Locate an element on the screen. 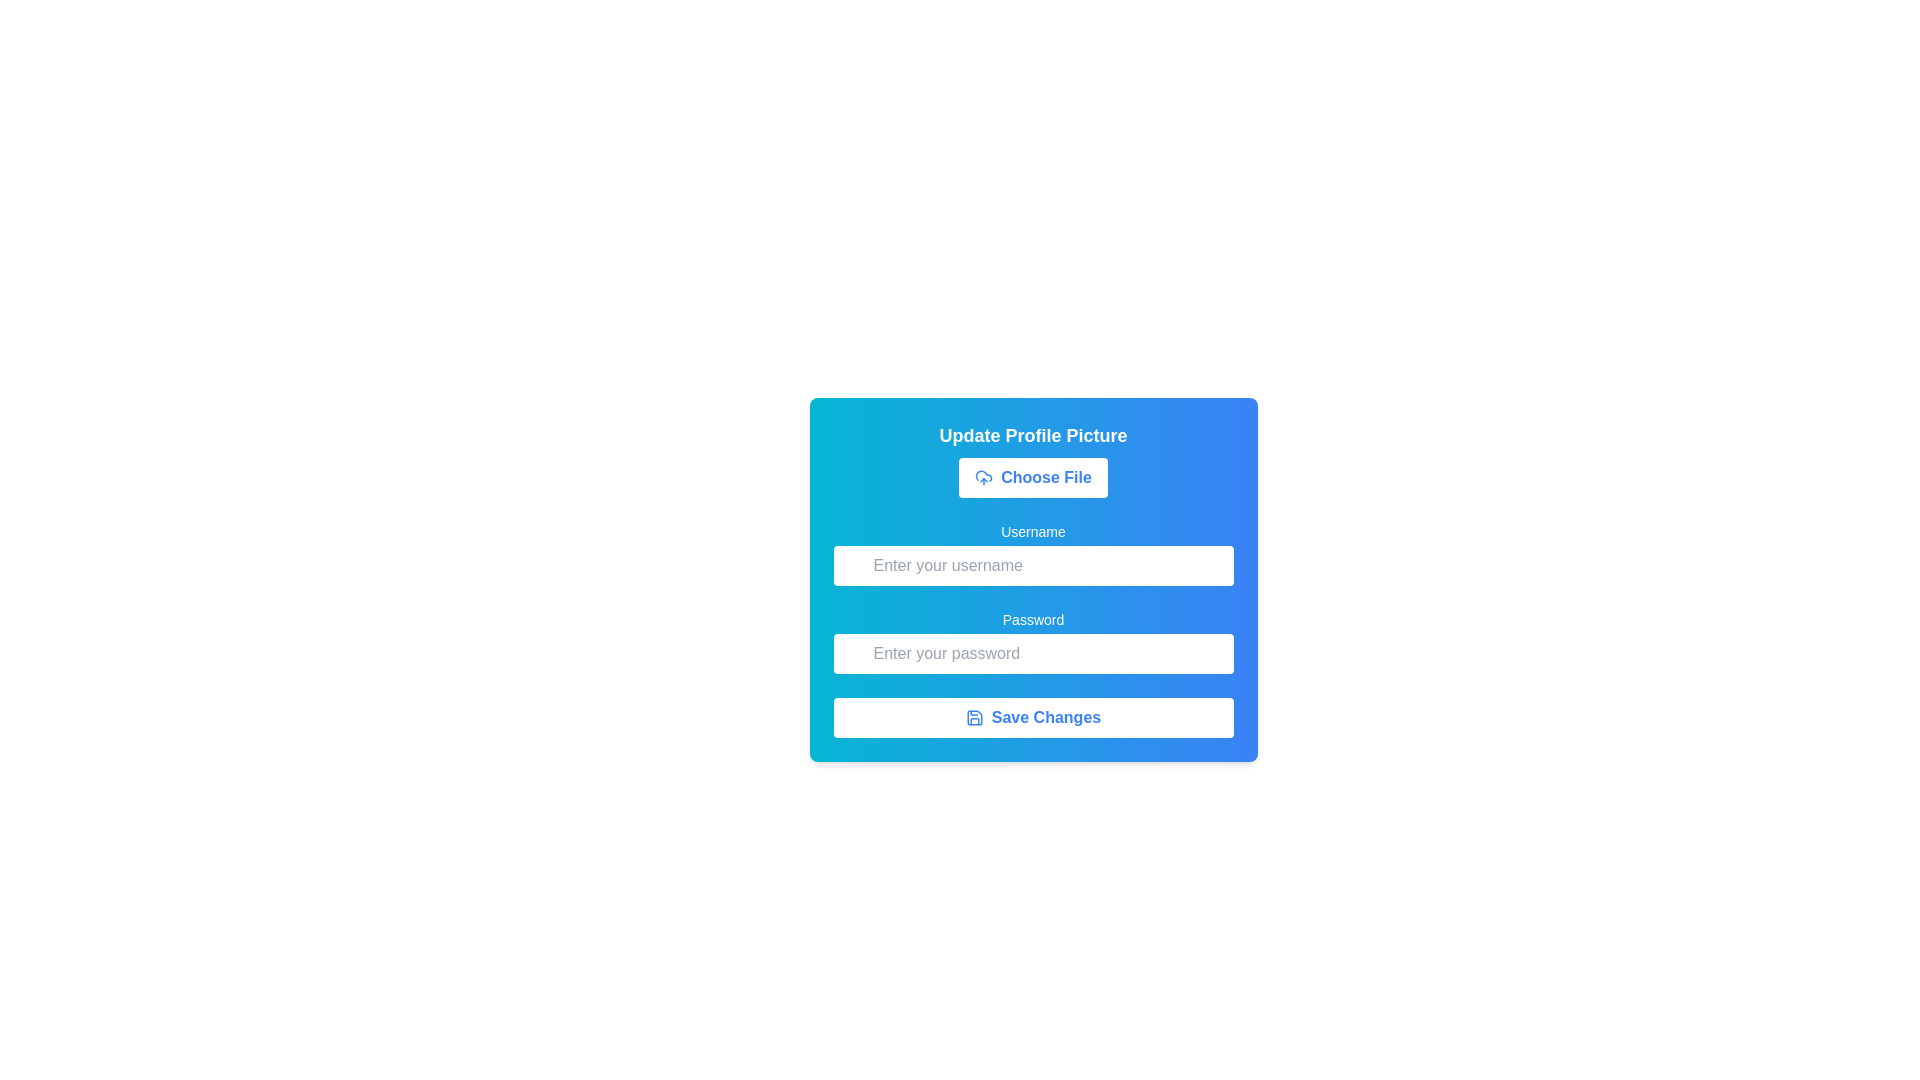 The height and width of the screenshot is (1080, 1920). the 'Choose File' button is located at coordinates (1033, 478).